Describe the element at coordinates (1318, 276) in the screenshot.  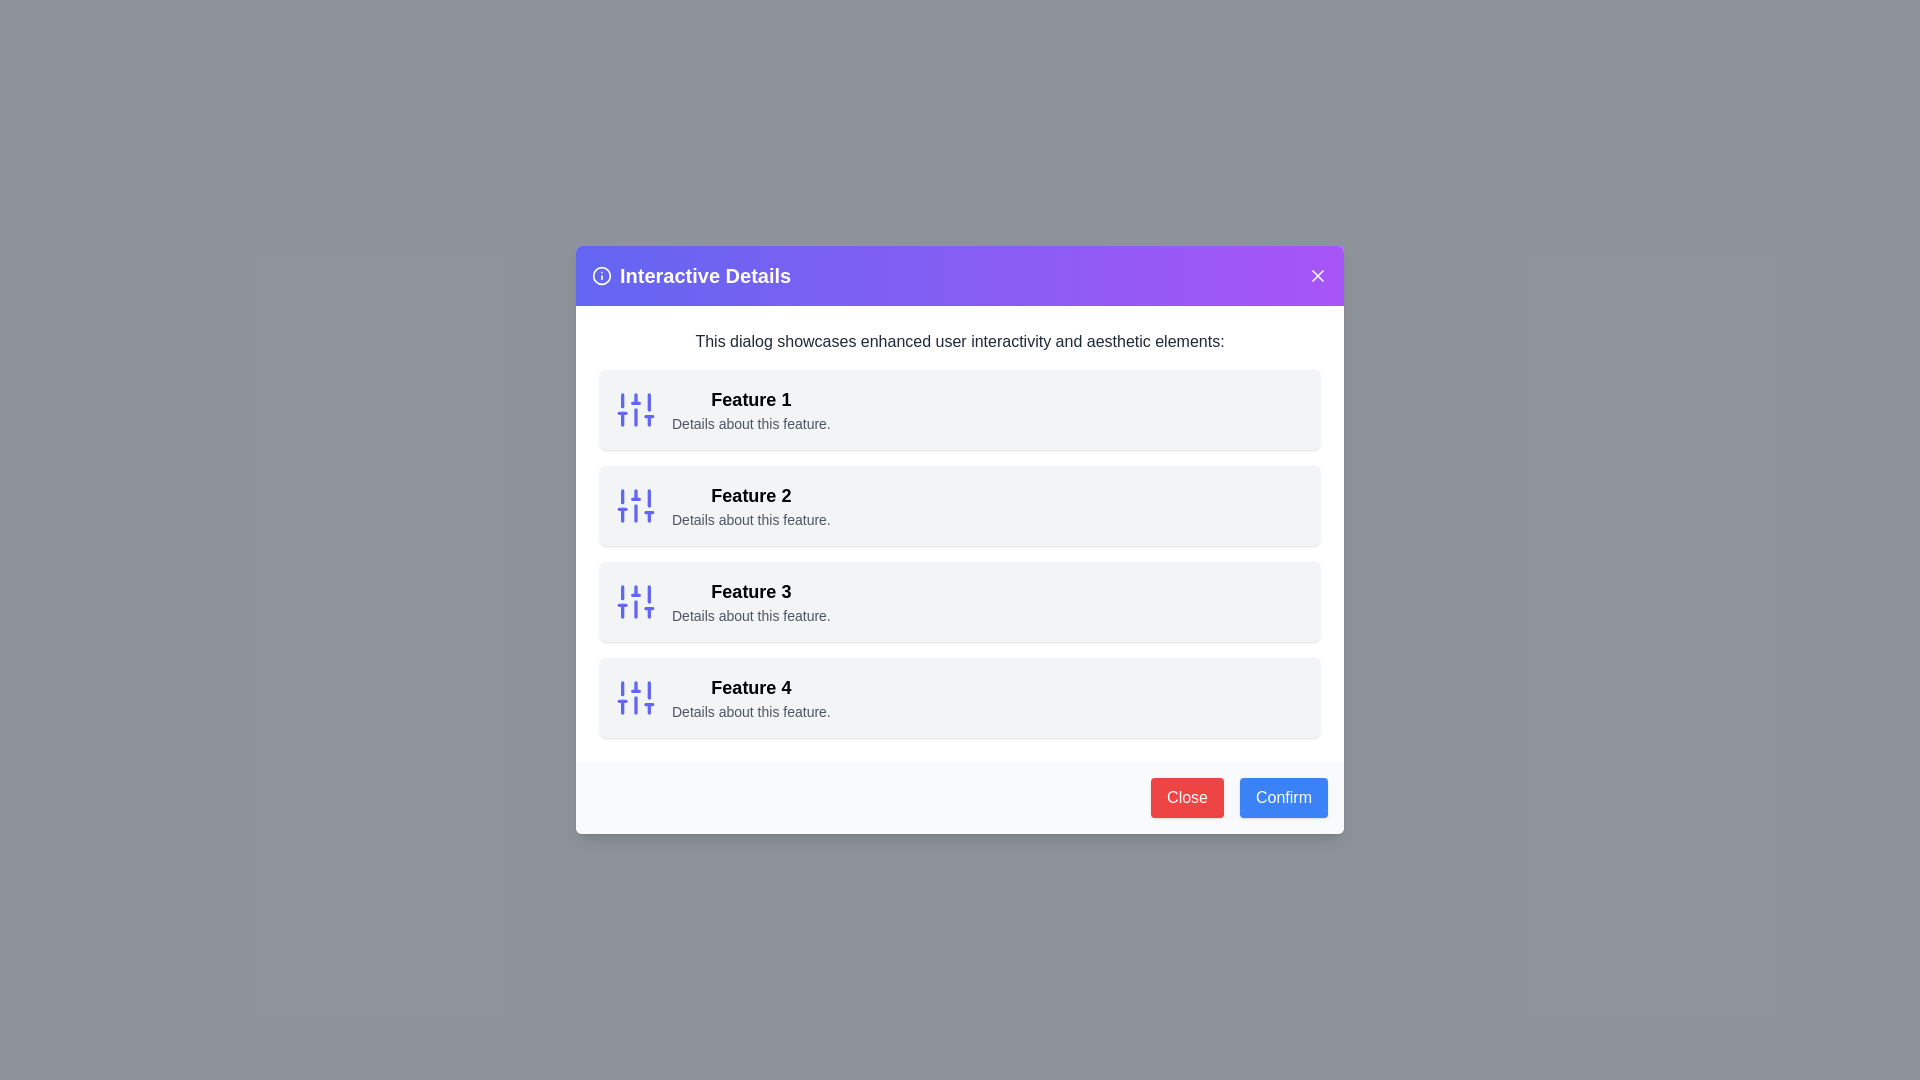
I see `the close button in the header to close the dialog` at that location.